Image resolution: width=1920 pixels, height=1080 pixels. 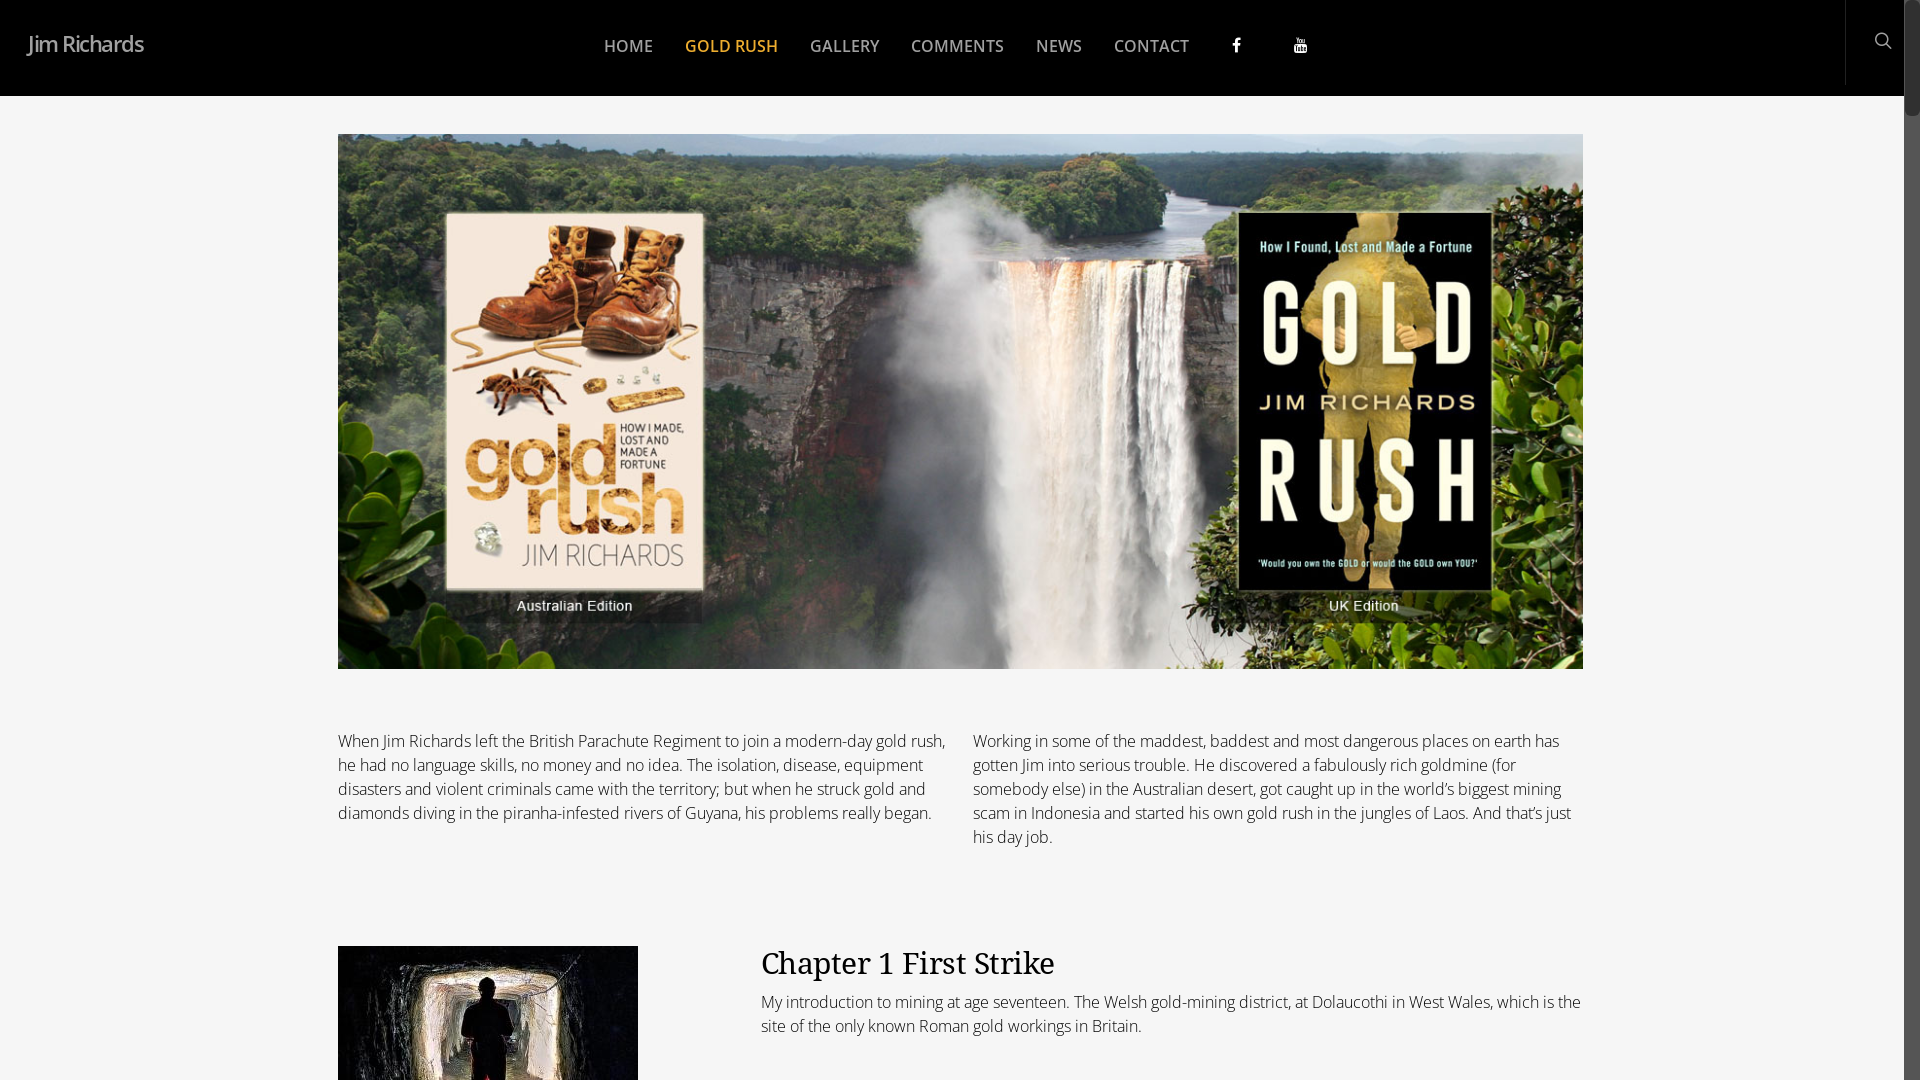 What do you see at coordinates (843, 59) in the screenshot?
I see `'GALLERY'` at bounding box center [843, 59].